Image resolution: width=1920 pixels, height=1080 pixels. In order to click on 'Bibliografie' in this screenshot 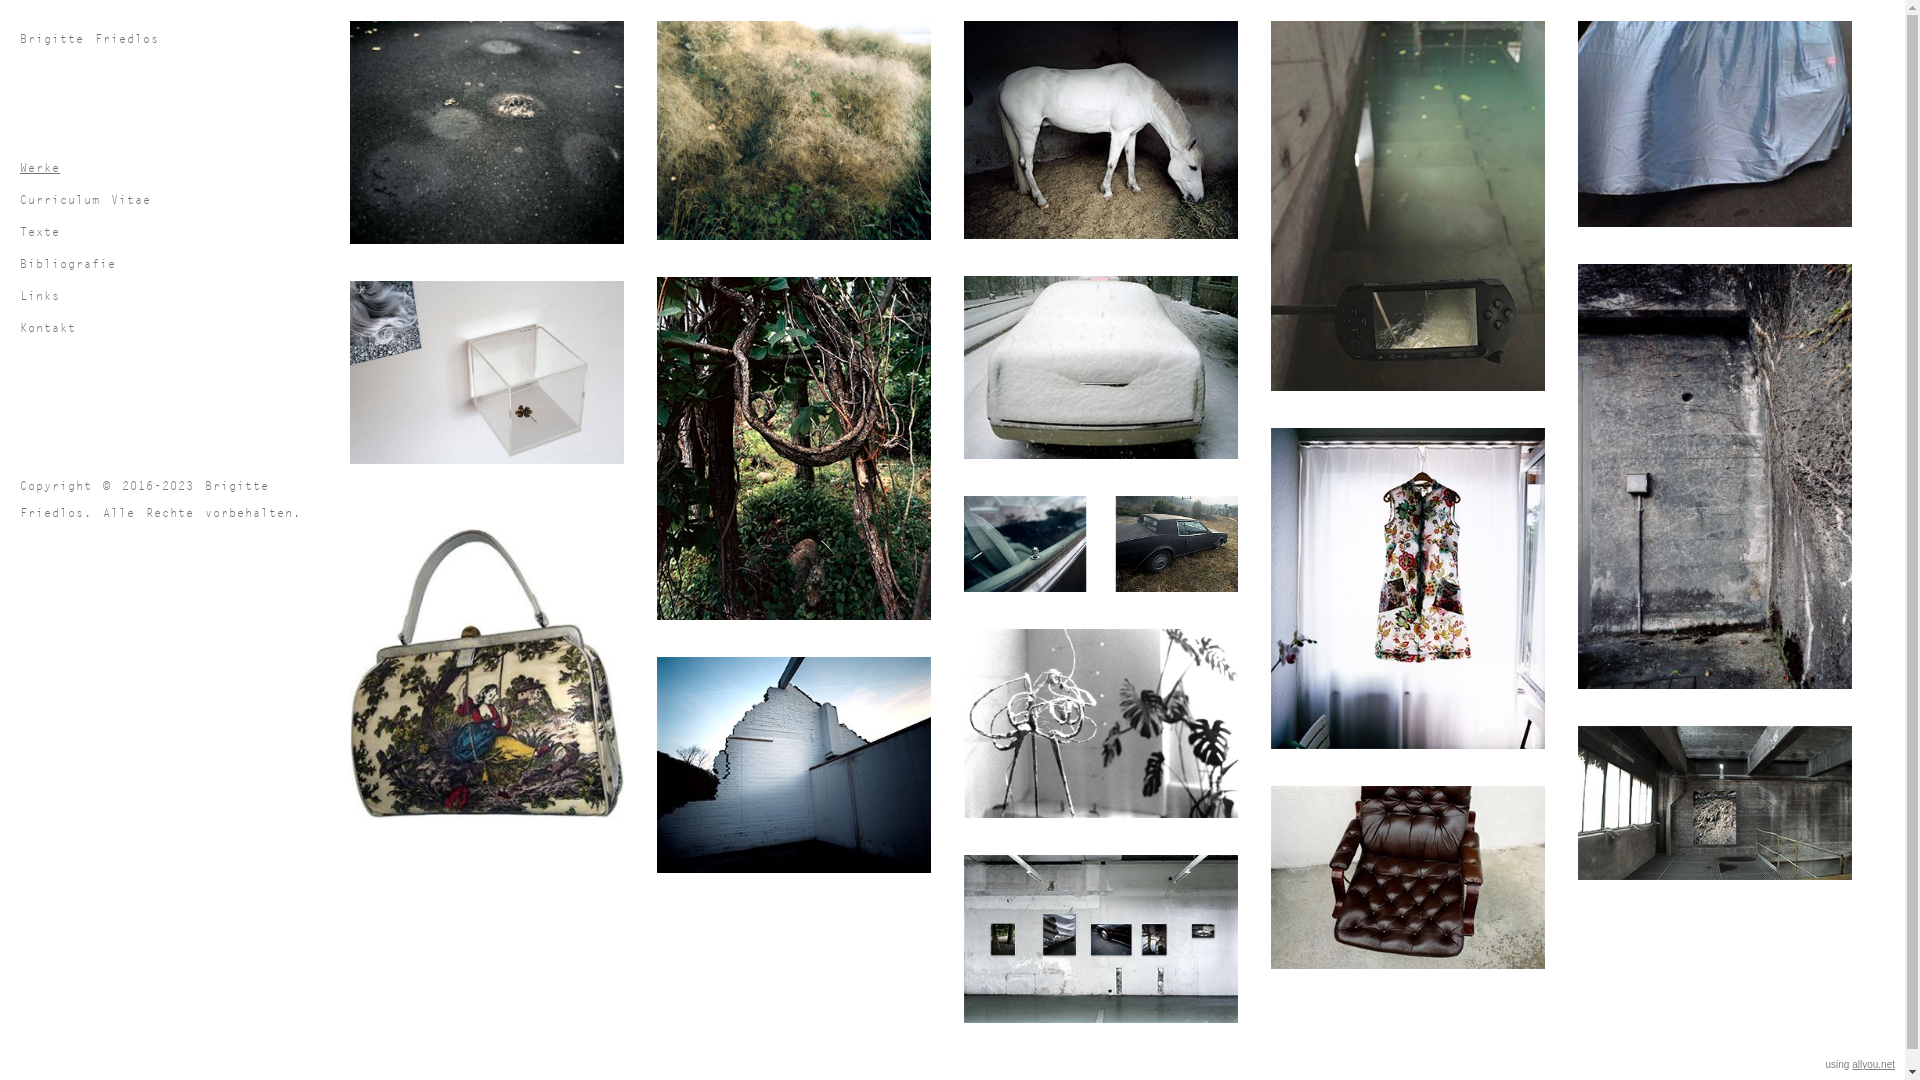, I will do `click(180, 262)`.